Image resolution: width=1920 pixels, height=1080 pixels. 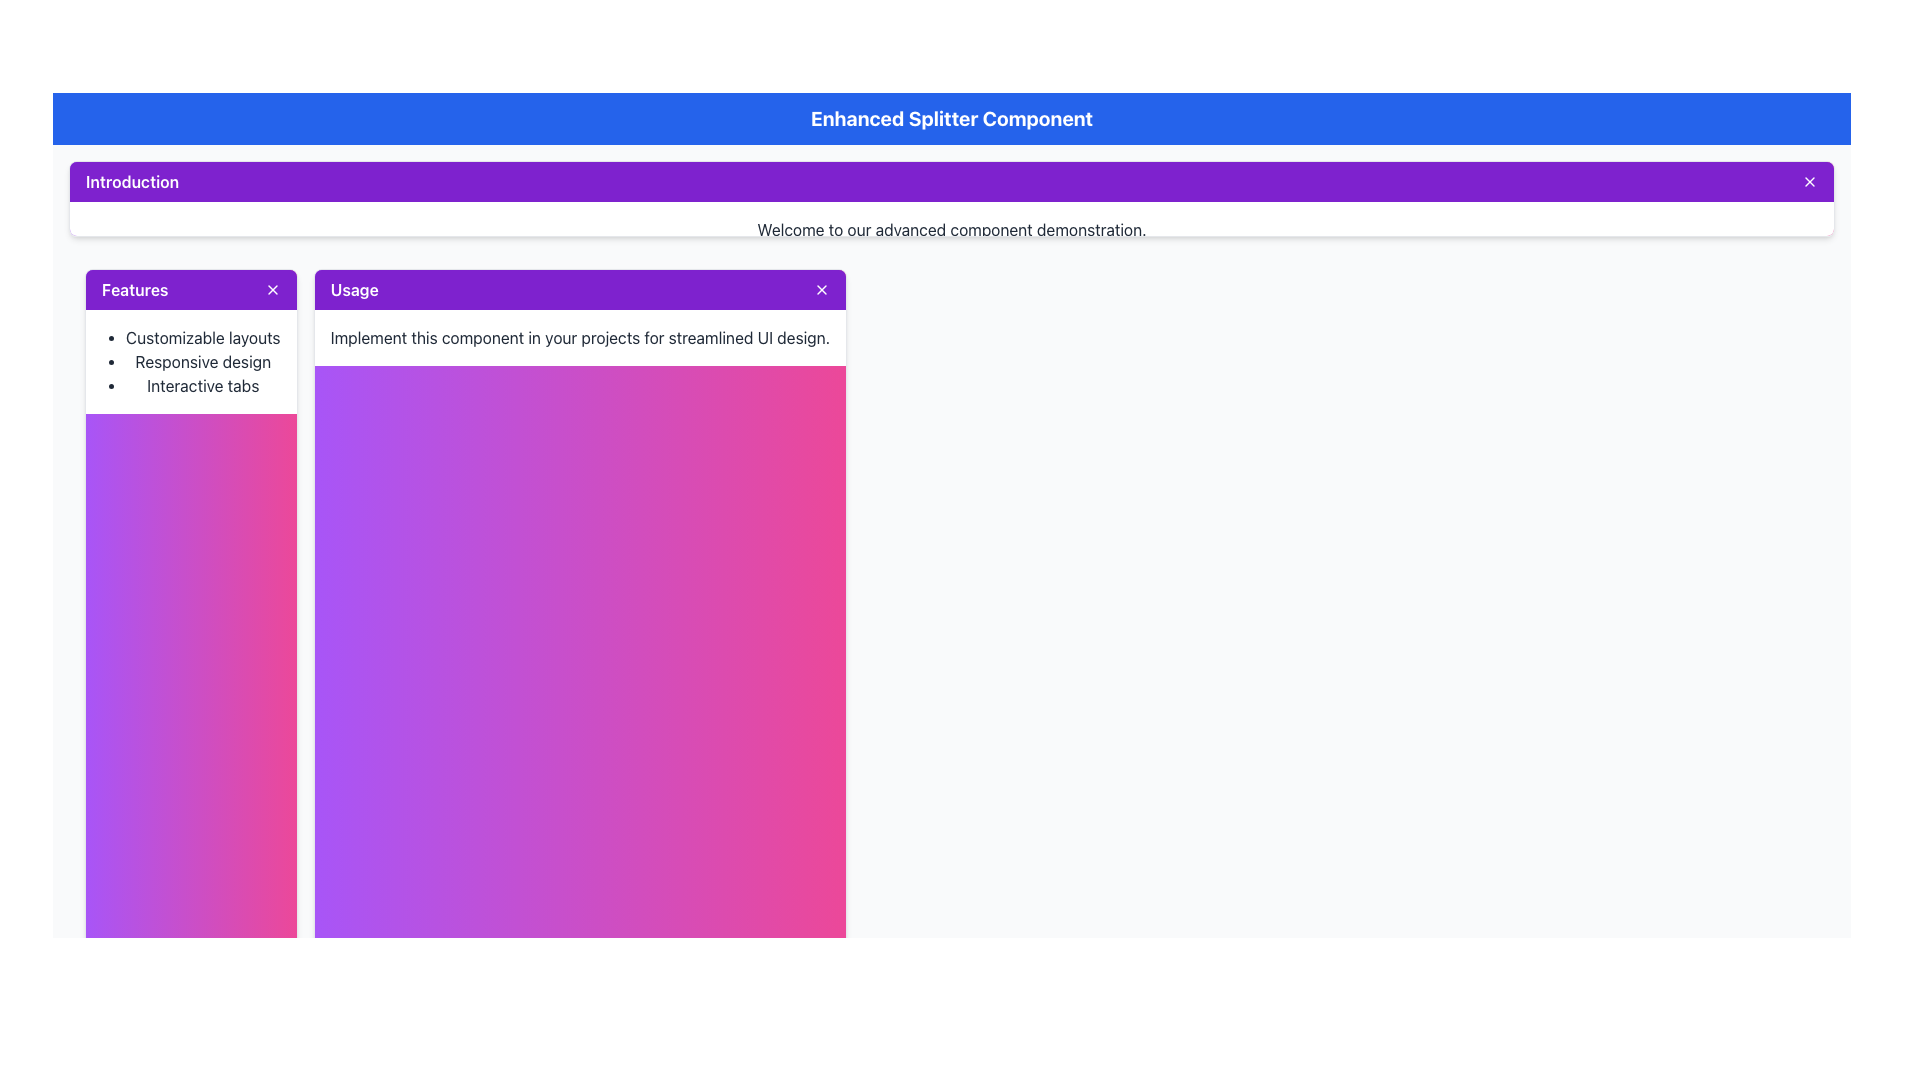 What do you see at coordinates (134, 289) in the screenshot?
I see `the label that serves as the title for the purple panel labeled 'Features' located near the top-left corner of the panel` at bounding box center [134, 289].